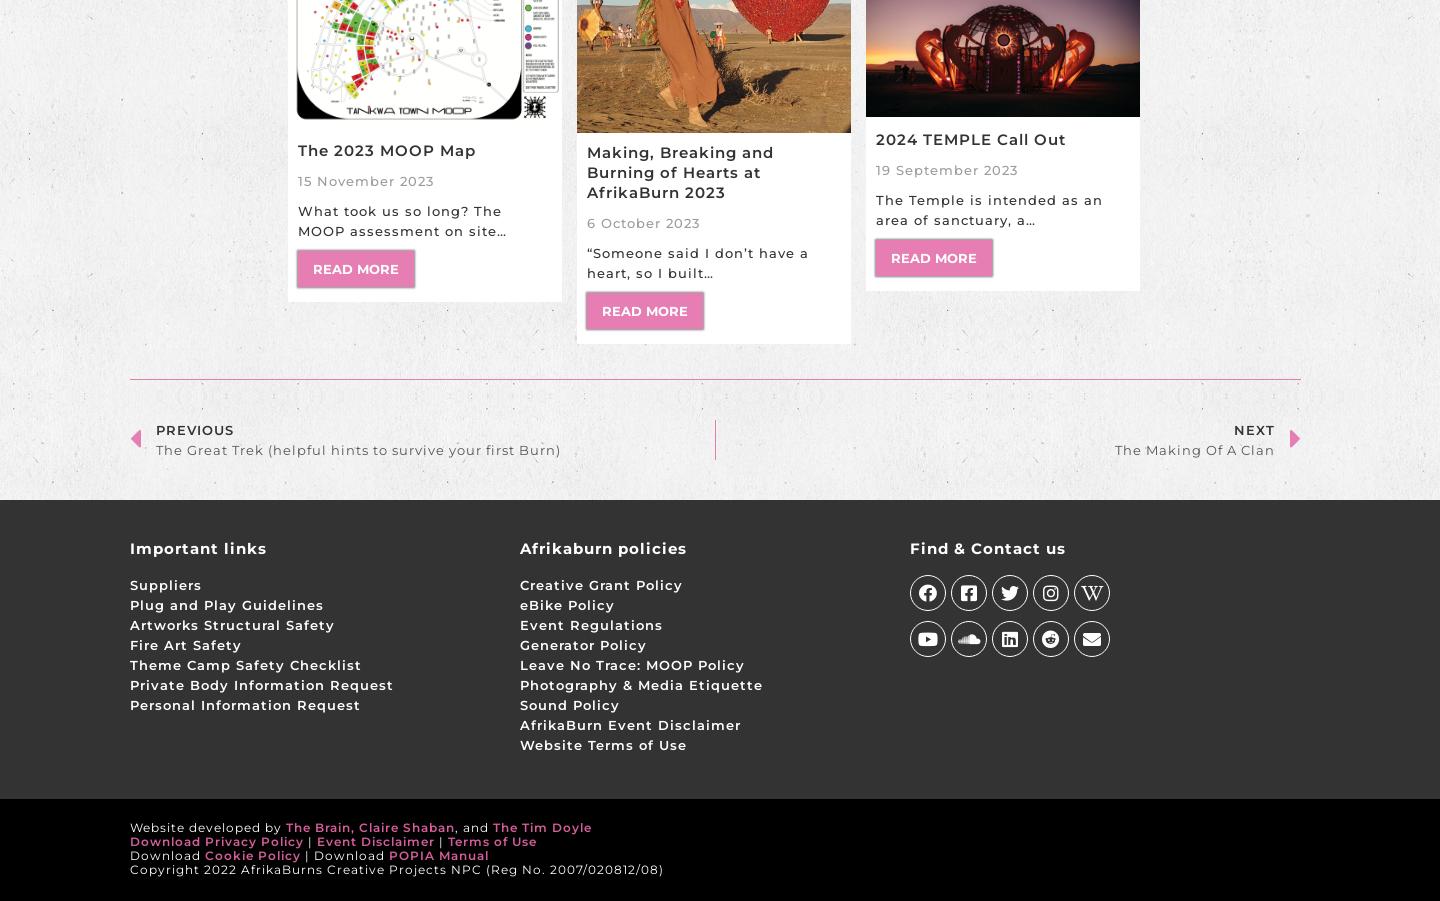  I want to click on '“Someone said I don’t have a heart, so I built…', so click(696, 261).